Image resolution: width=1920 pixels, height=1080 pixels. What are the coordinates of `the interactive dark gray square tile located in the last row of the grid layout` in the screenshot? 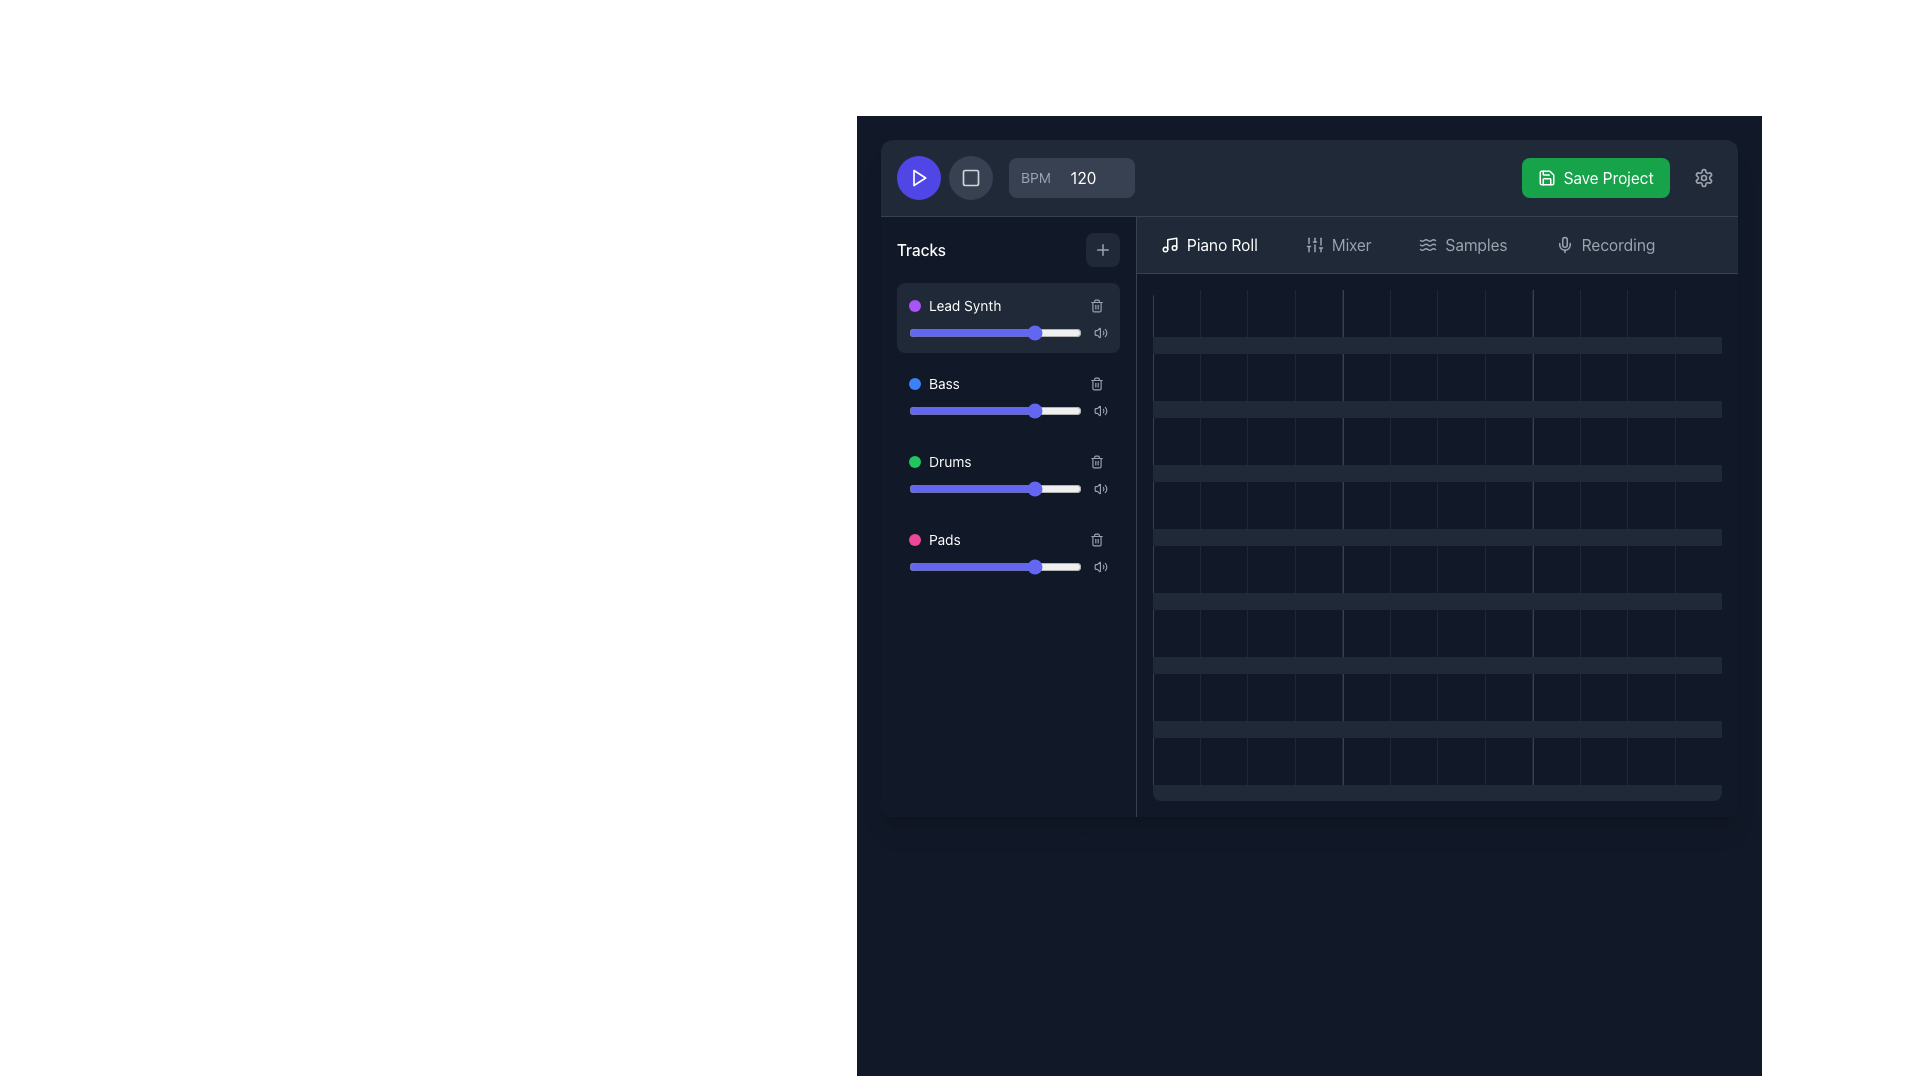 It's located at (1651, 761).